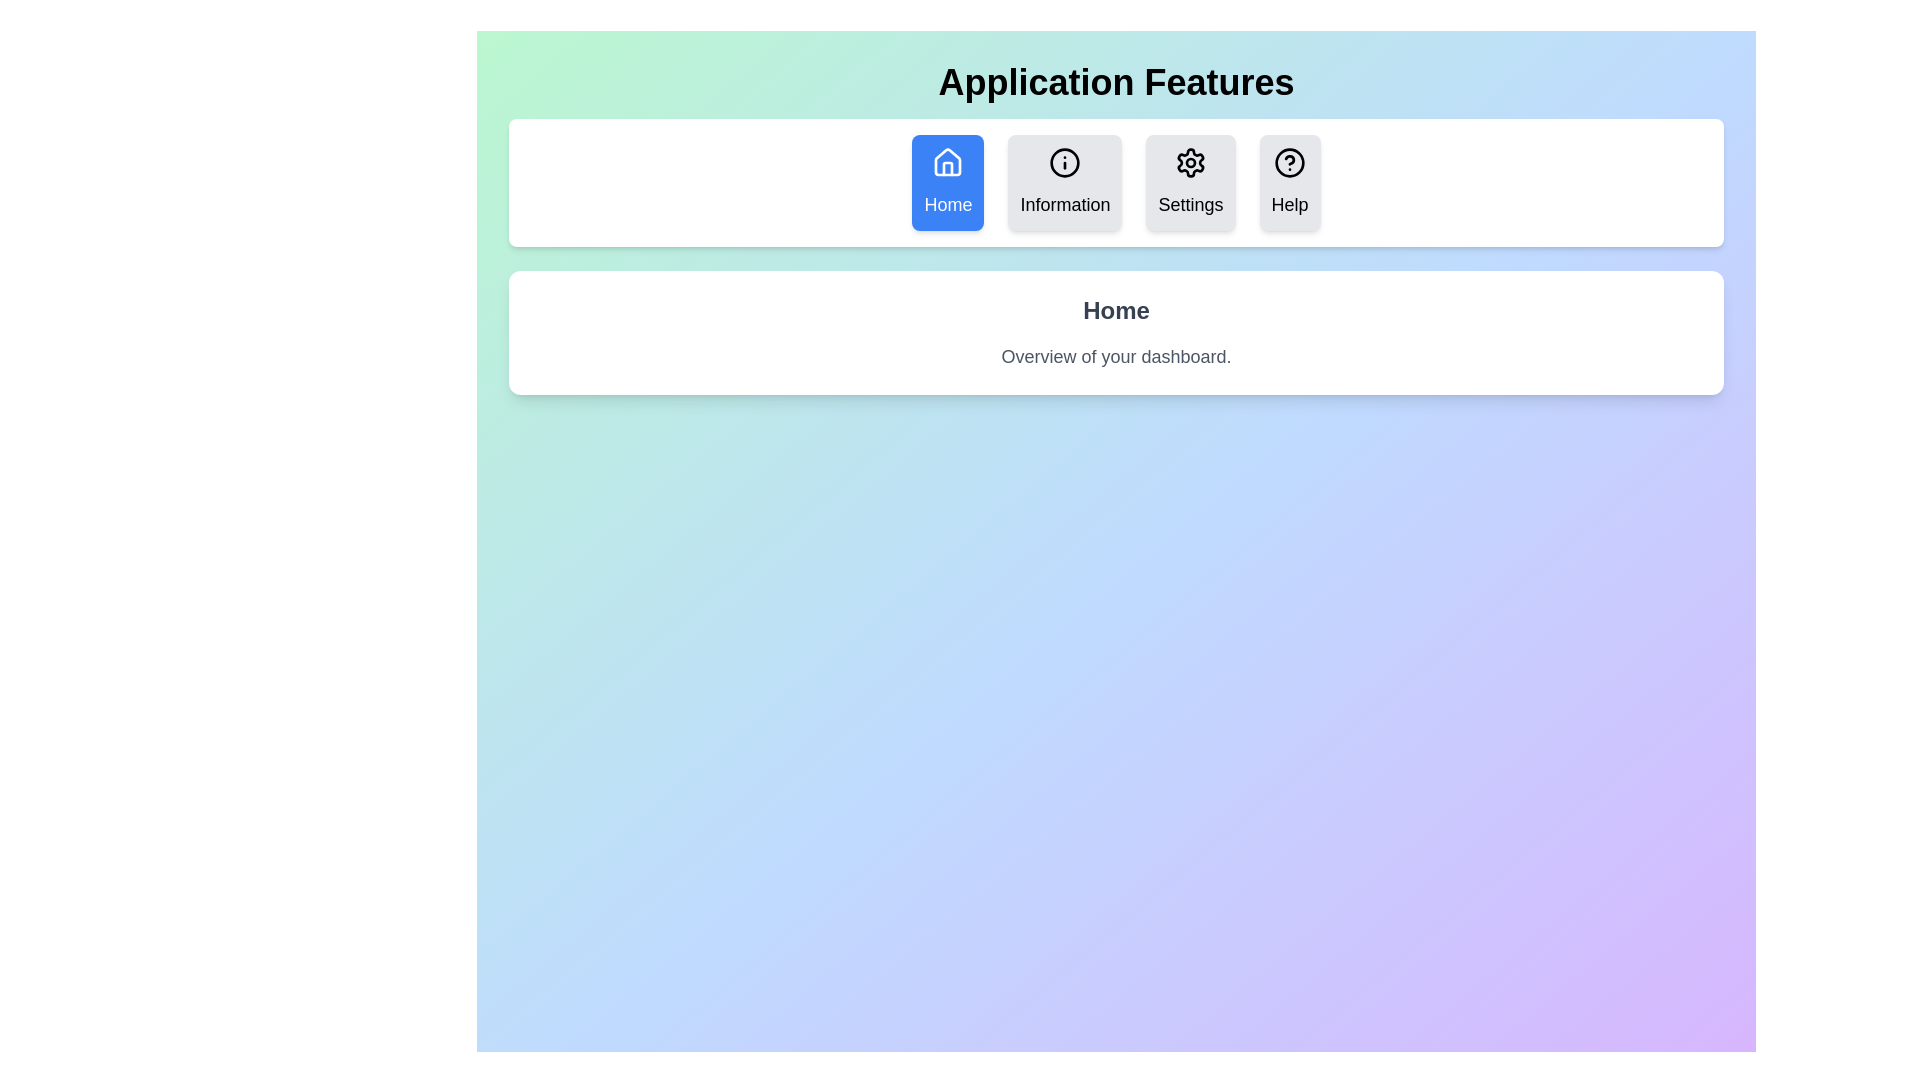  Describe the element at coordinates (1290, 182) in the screenshot. I see `the Help tab button to switch to that tab` at that location.